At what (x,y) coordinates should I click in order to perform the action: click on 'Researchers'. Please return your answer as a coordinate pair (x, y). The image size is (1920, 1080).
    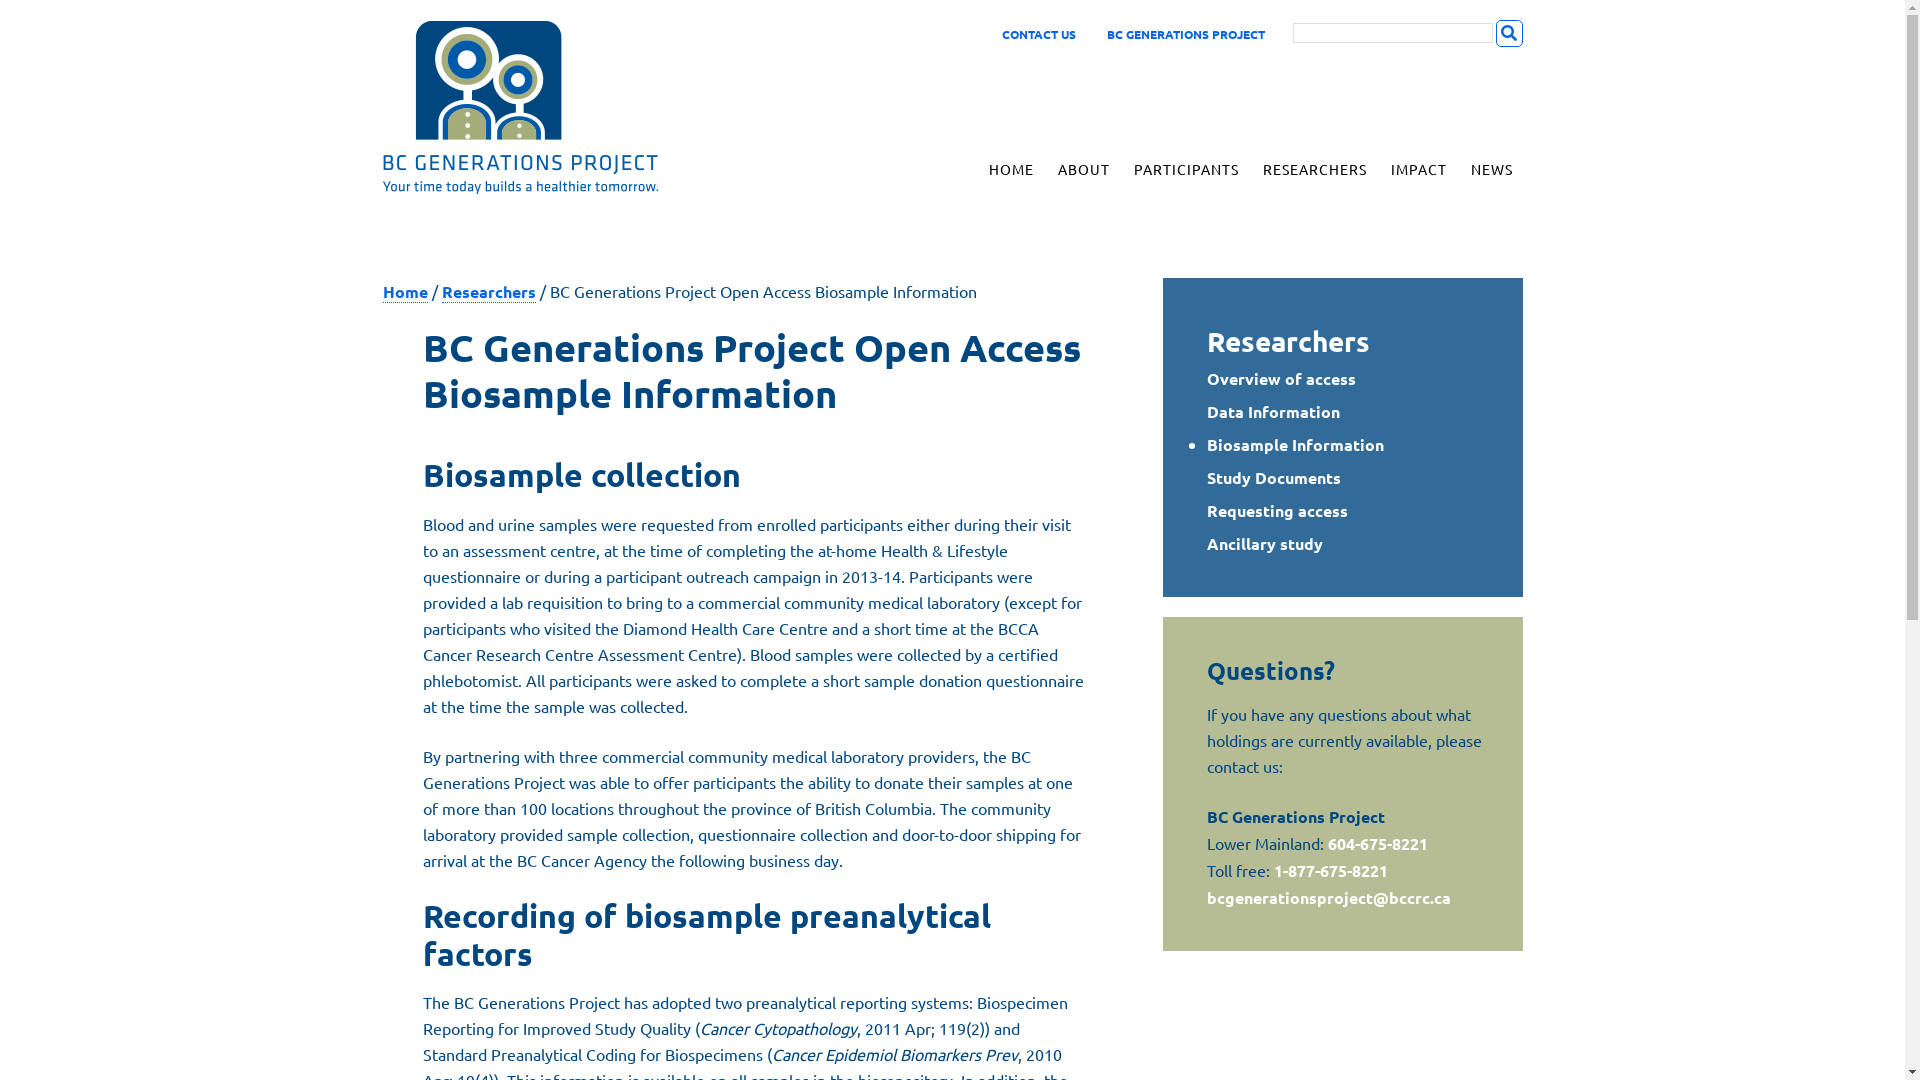
    Looking at the image, I should click on (489, 292).